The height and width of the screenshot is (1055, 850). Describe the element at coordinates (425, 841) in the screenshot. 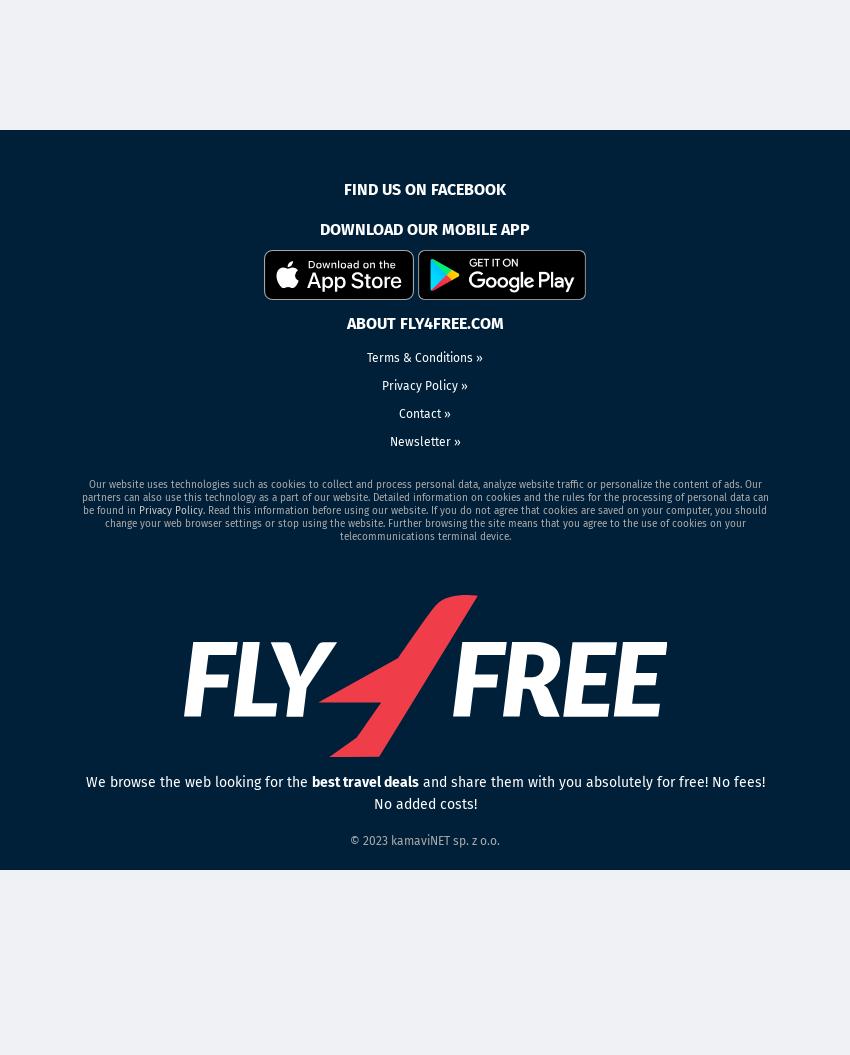

I see `'© 2023 kamaviNET sp. z o.o.'` at that location.